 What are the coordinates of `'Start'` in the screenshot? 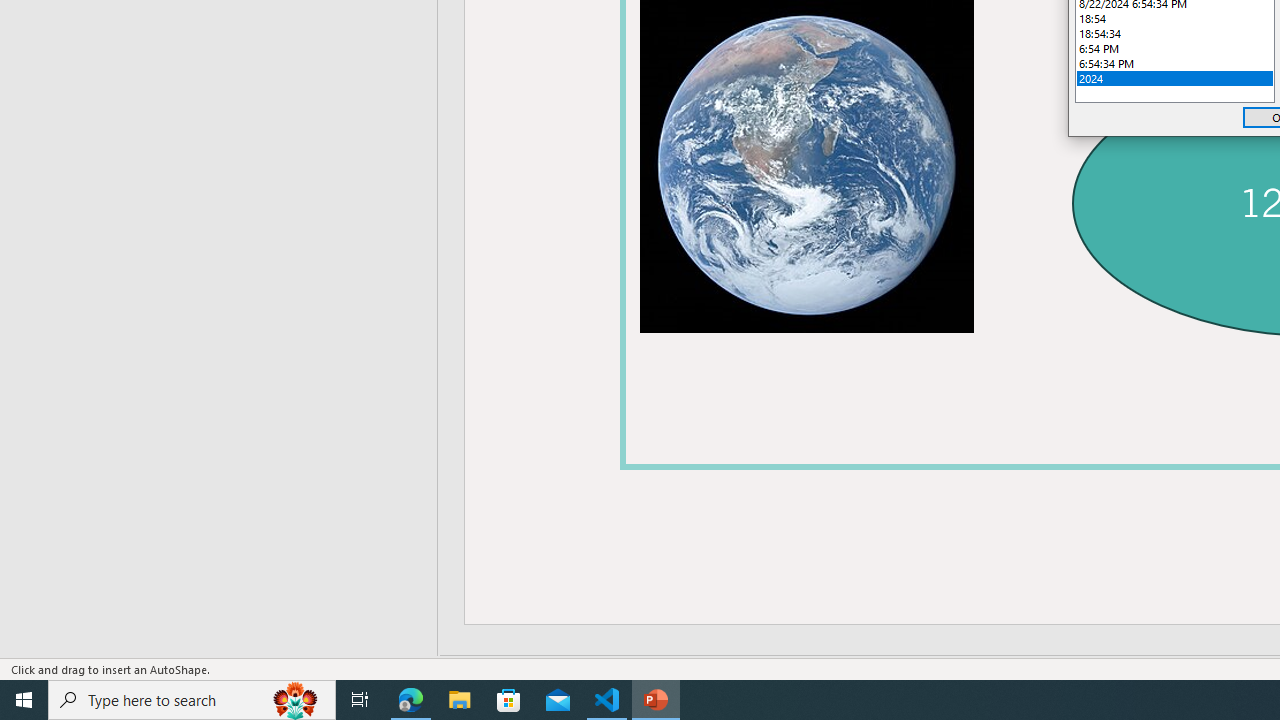 It's located at (24, 698).